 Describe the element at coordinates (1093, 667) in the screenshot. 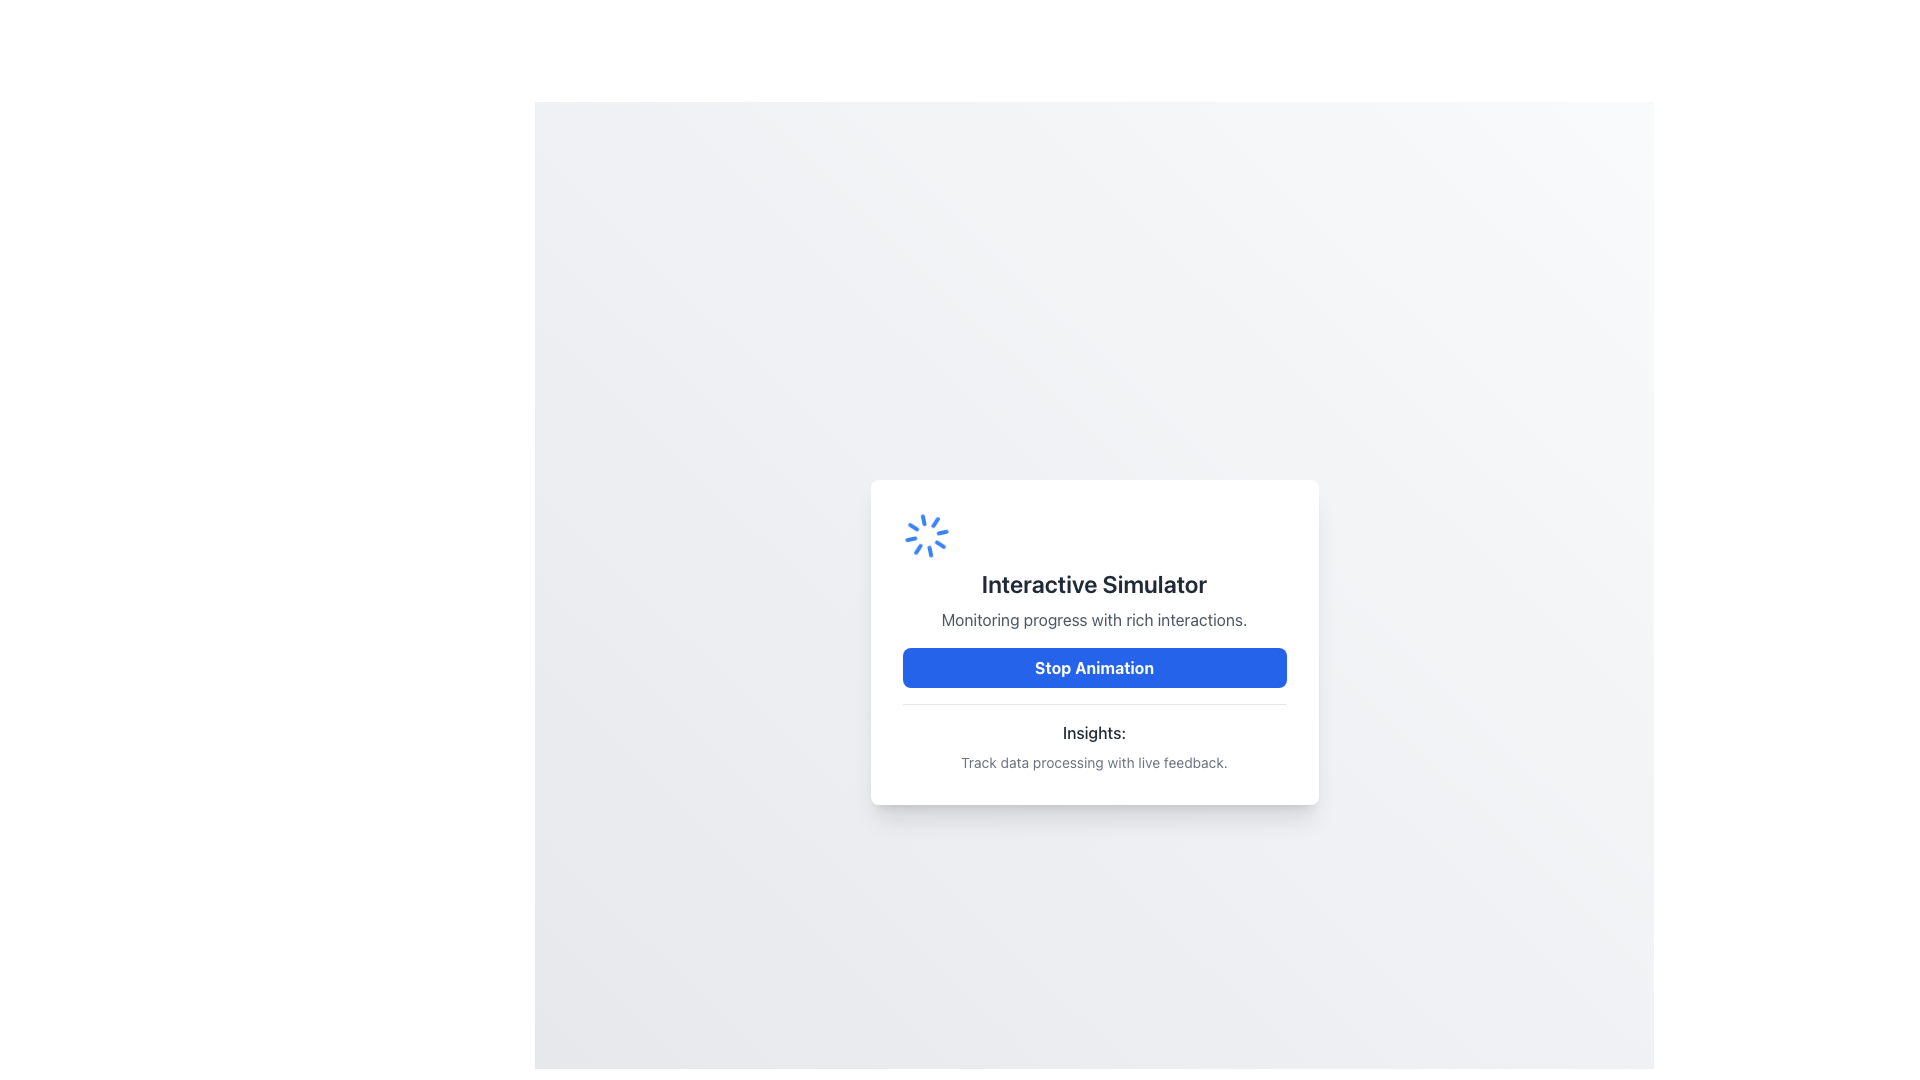

I see `the 'Stop Animation' button, which is a prominent wide button with bold white text on a vibrant blue background, positioned centrally between the 'Monitoring progress with rich interactions.' and 'Insights:' sections` at that location.